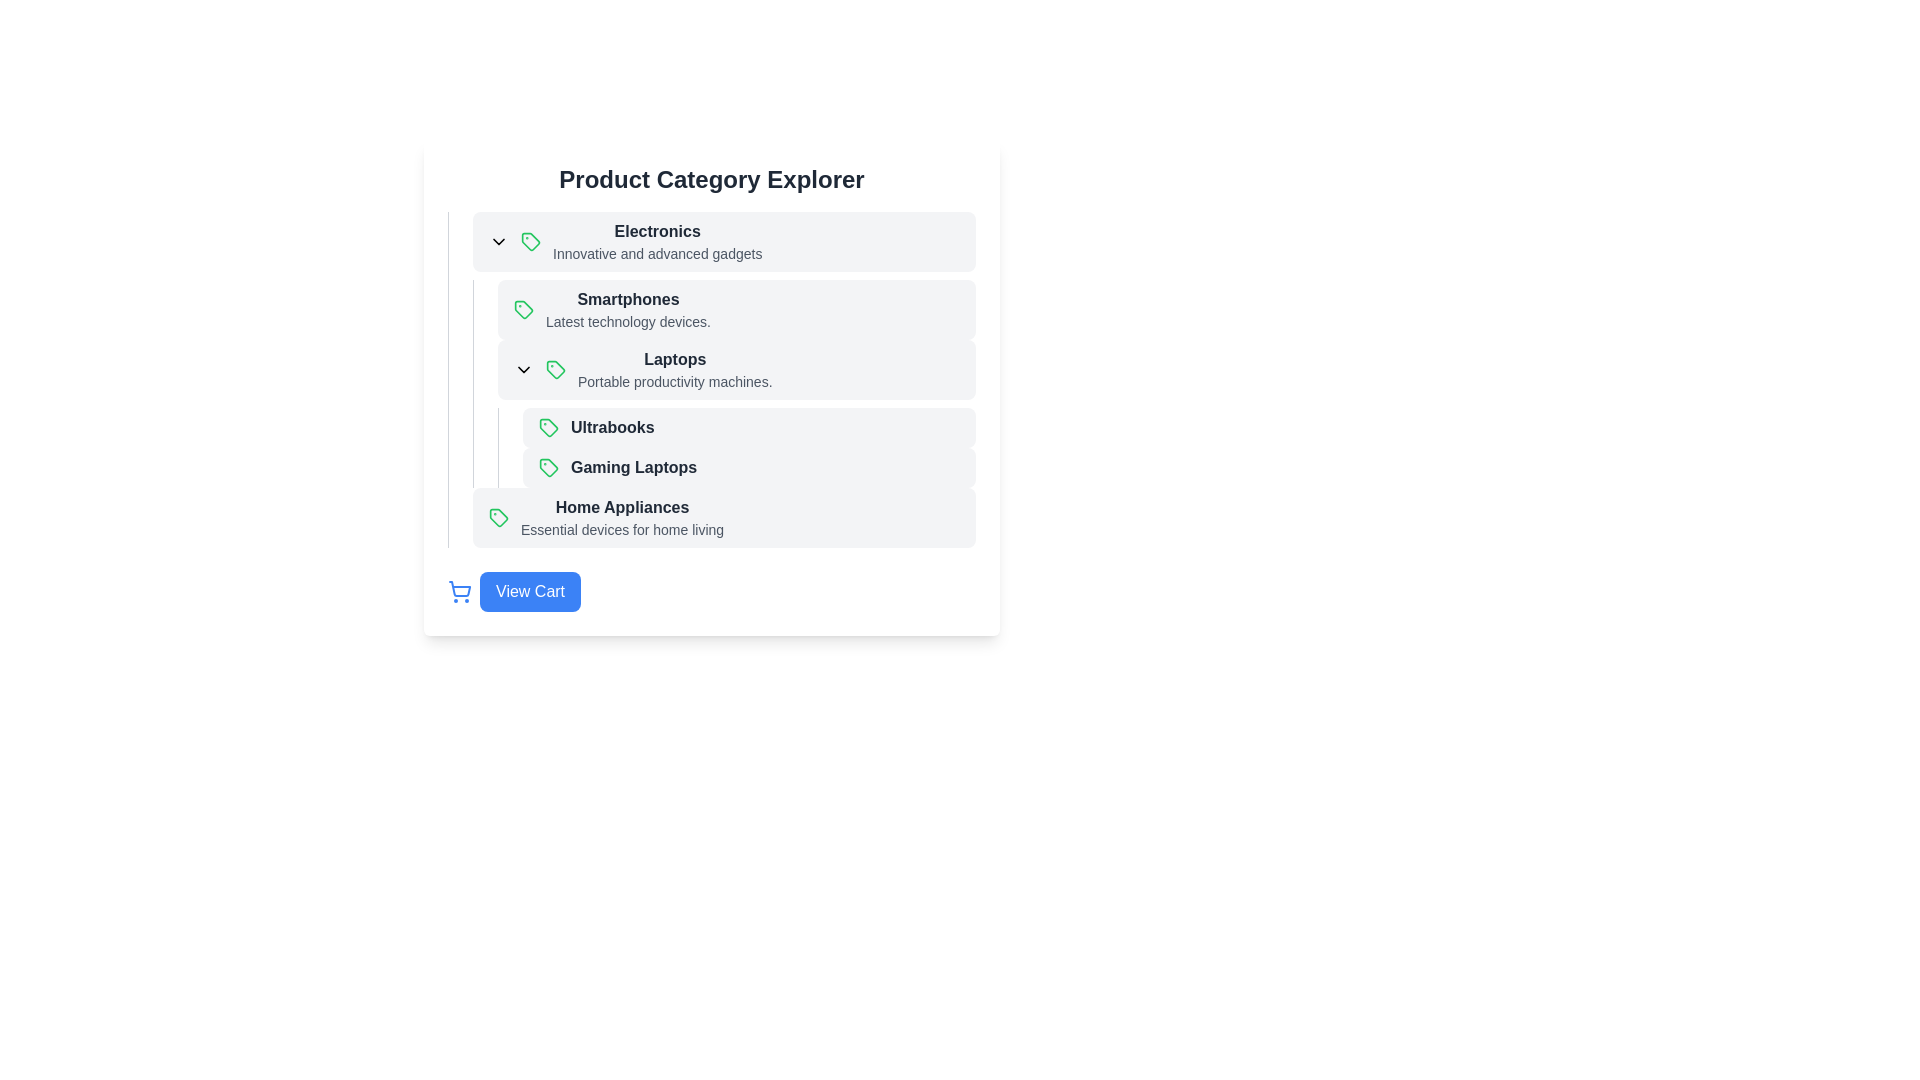 The width and height of the screenshot is (1920, 1080). I want to click on the green tag-like icon with a hole-like circle feature located next to the 'Gaming Laptops' sub-item under the 'Laptops' category, so click(548, 467).